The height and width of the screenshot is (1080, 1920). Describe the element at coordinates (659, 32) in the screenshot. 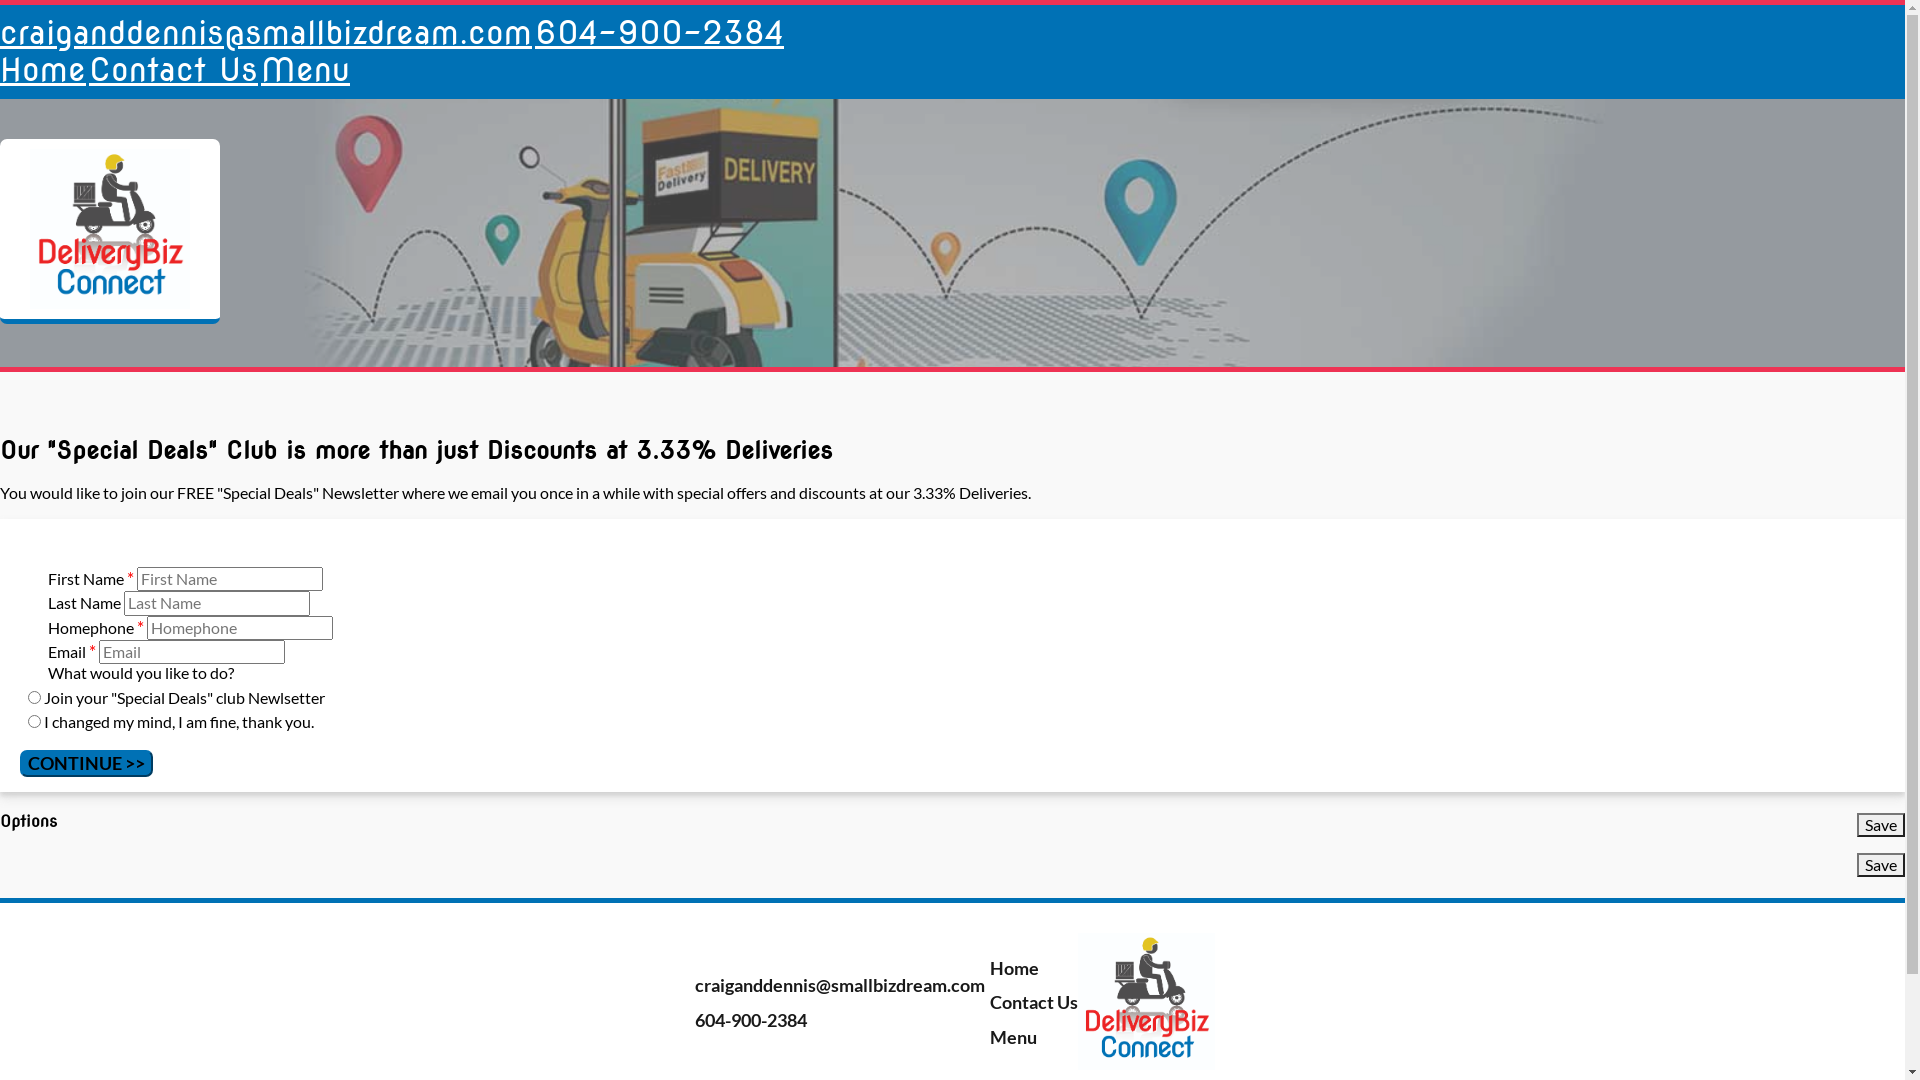

I see `'604-900-2384'` at that location.